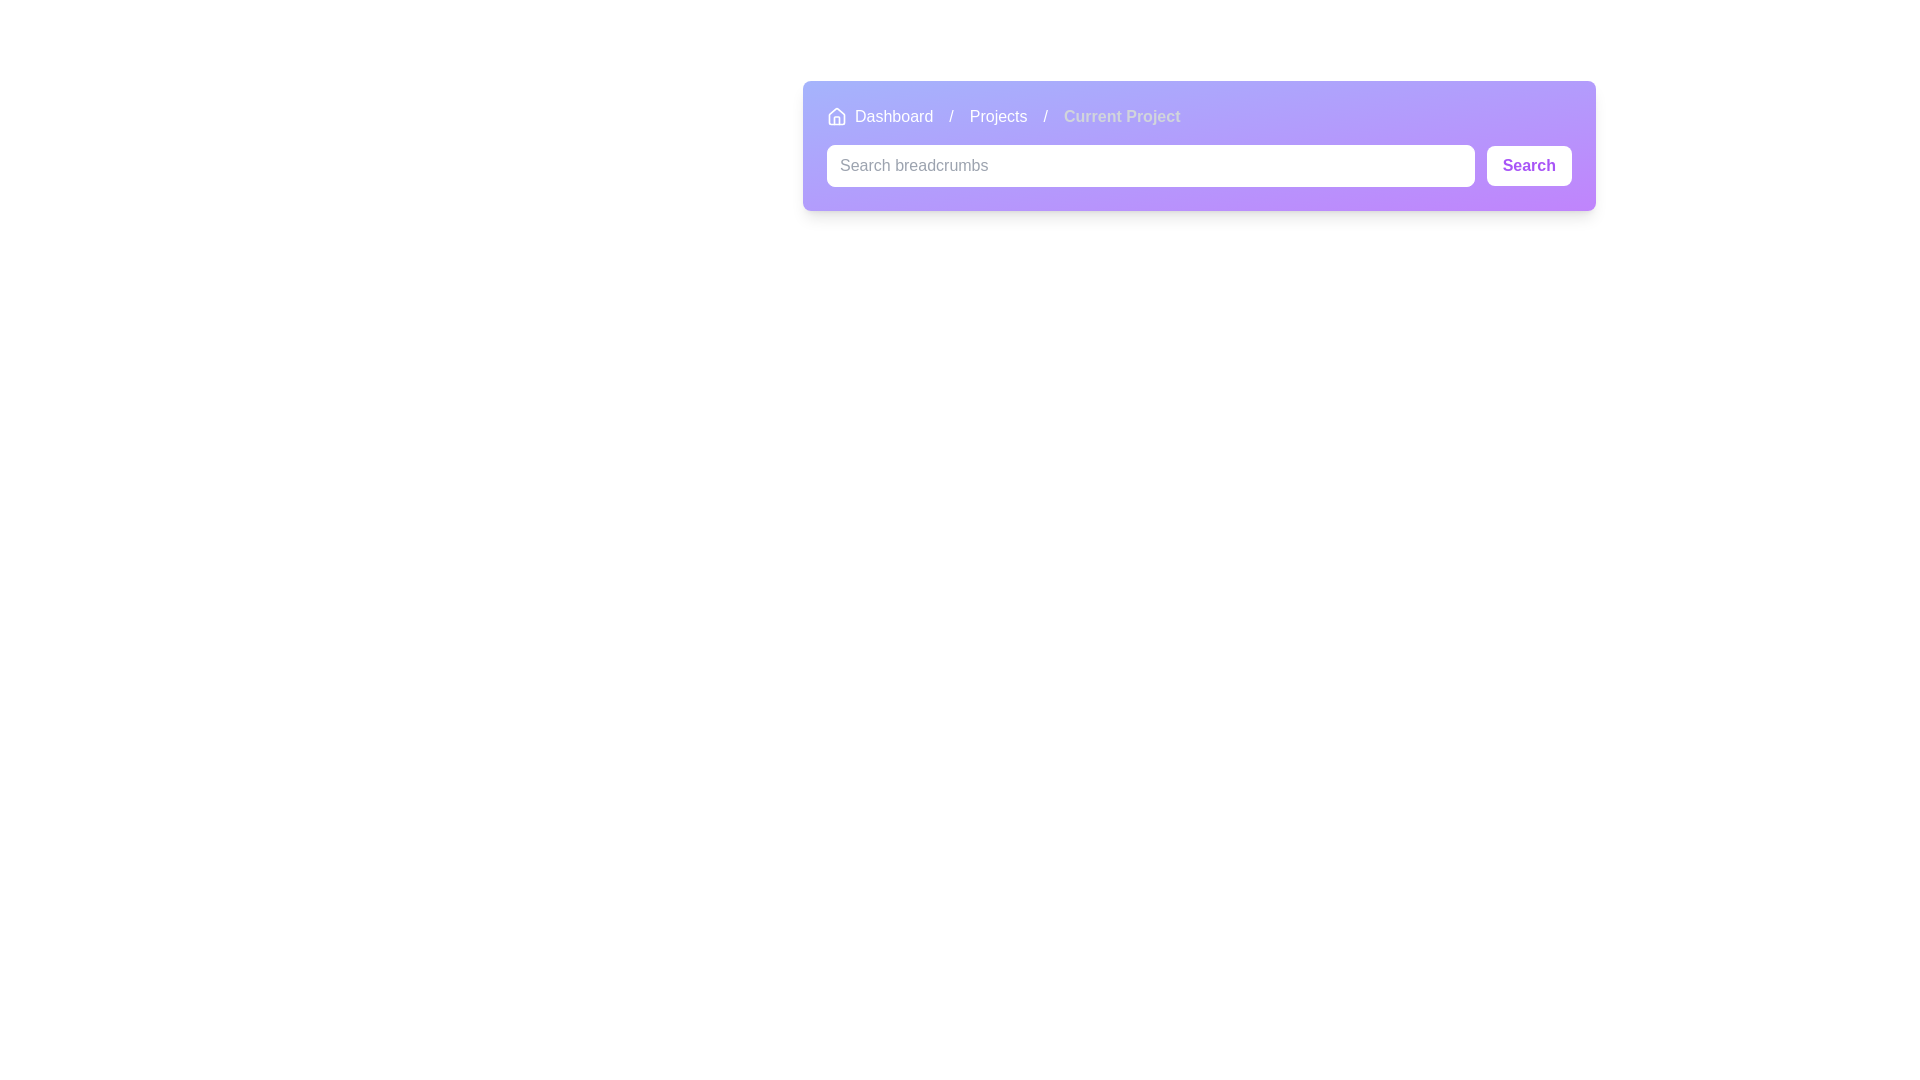  What do you see at coordinates (1528, 164) in the screenshot?
I see `the 'Search' button with rounded corners, white background, and purple text to change its background color to a lighter shade of purple` at bounding box center [1528, 164].